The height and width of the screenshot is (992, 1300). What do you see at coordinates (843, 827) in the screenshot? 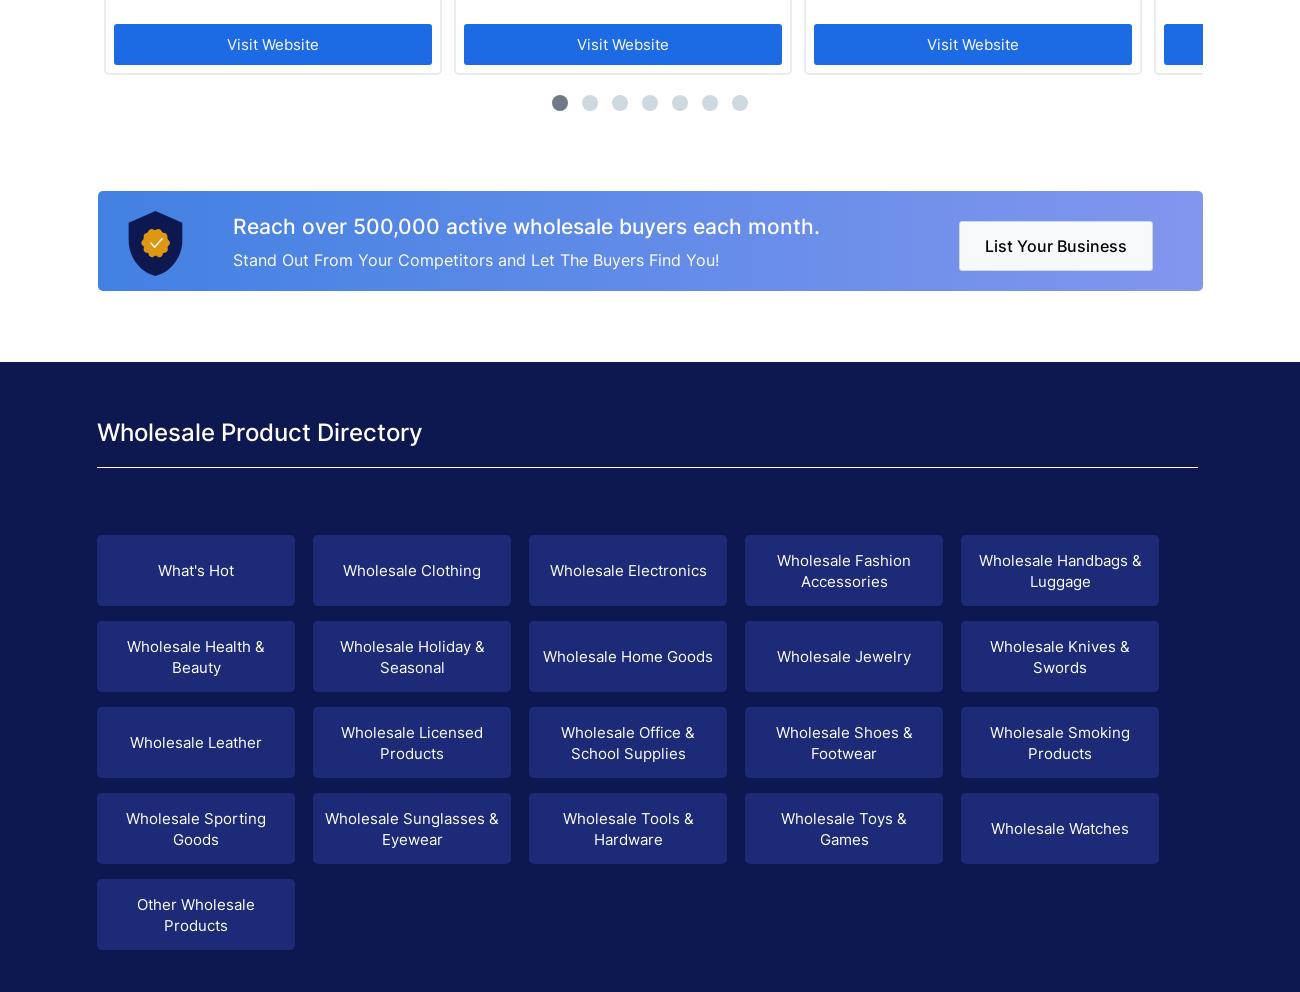
I see `'Wholesale Toys & Games'` at bounding box center [843, 827].